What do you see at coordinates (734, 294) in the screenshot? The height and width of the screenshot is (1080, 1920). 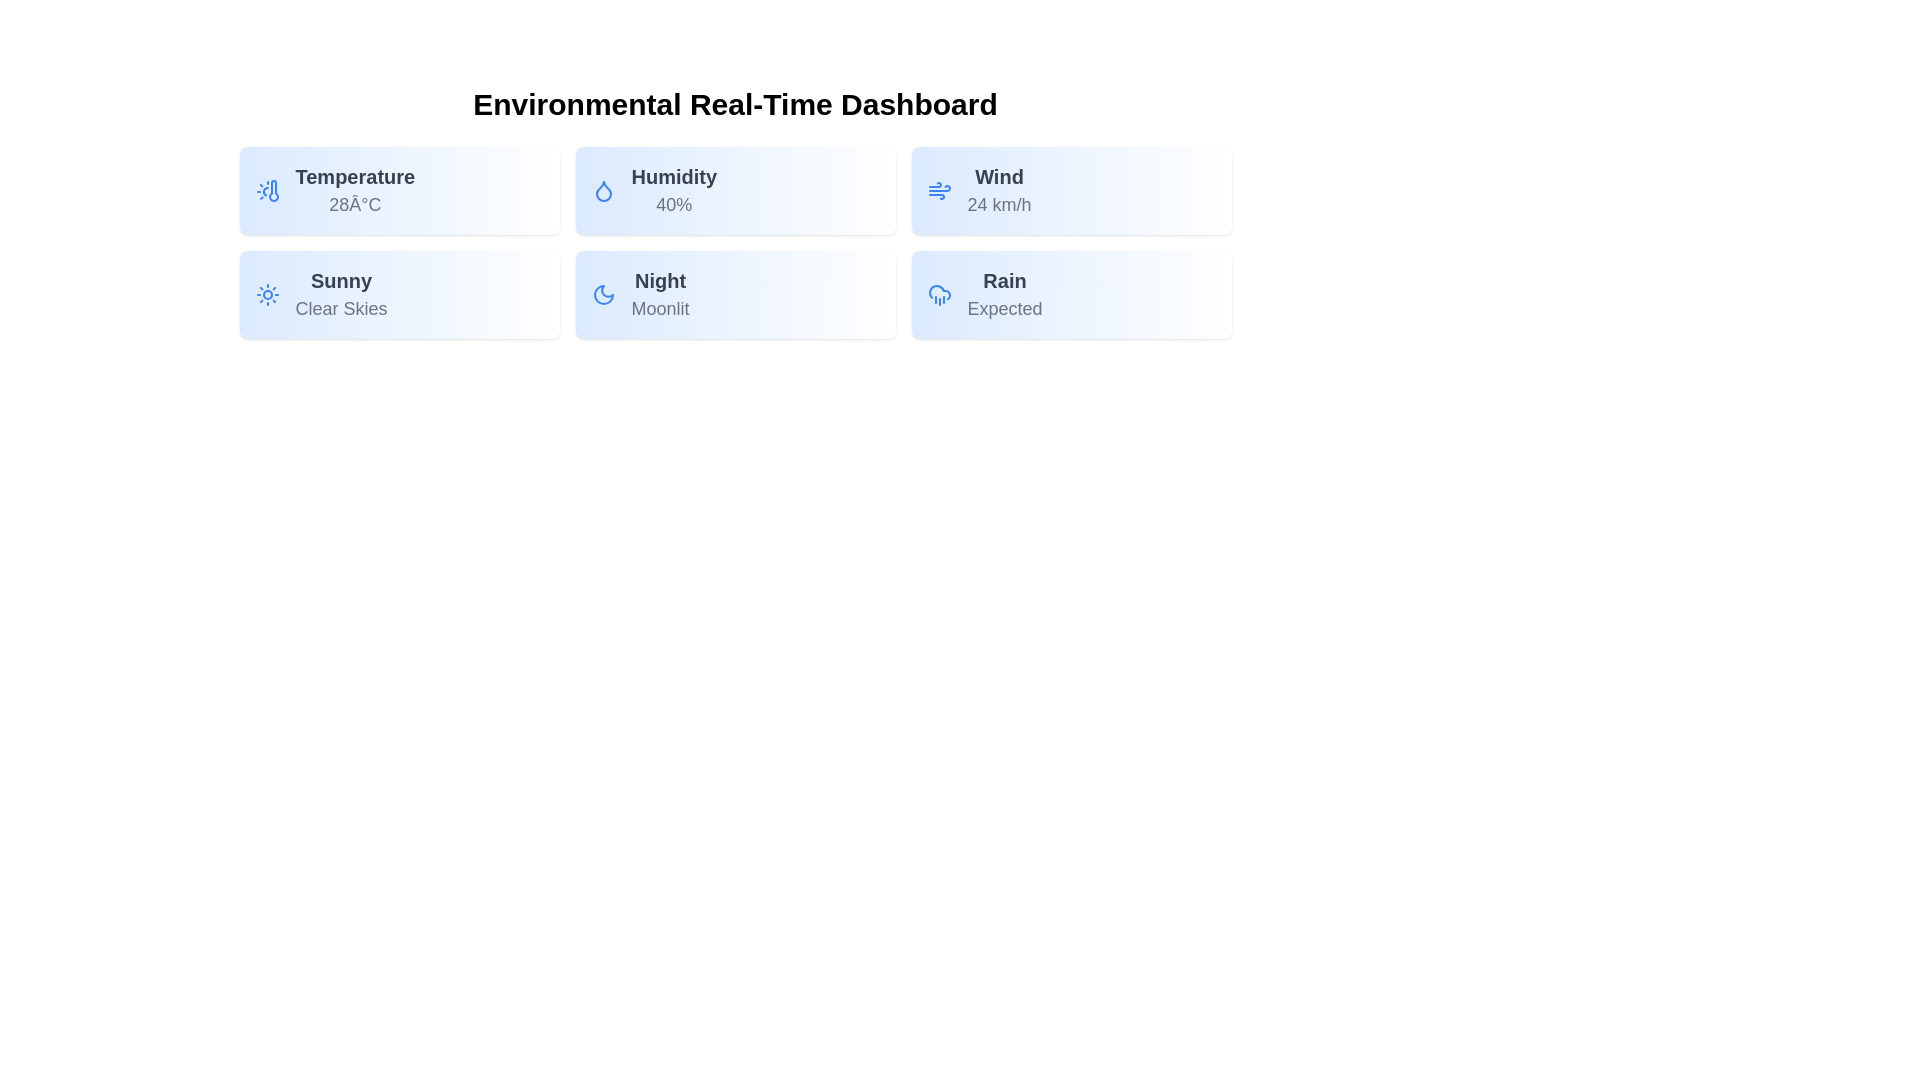 I see `the card titled 'Night' with a subtitle 'Moonlit', which features a gradient background and is positioned in the second row and second column of the grid layout` at bounding box center [734, 294].